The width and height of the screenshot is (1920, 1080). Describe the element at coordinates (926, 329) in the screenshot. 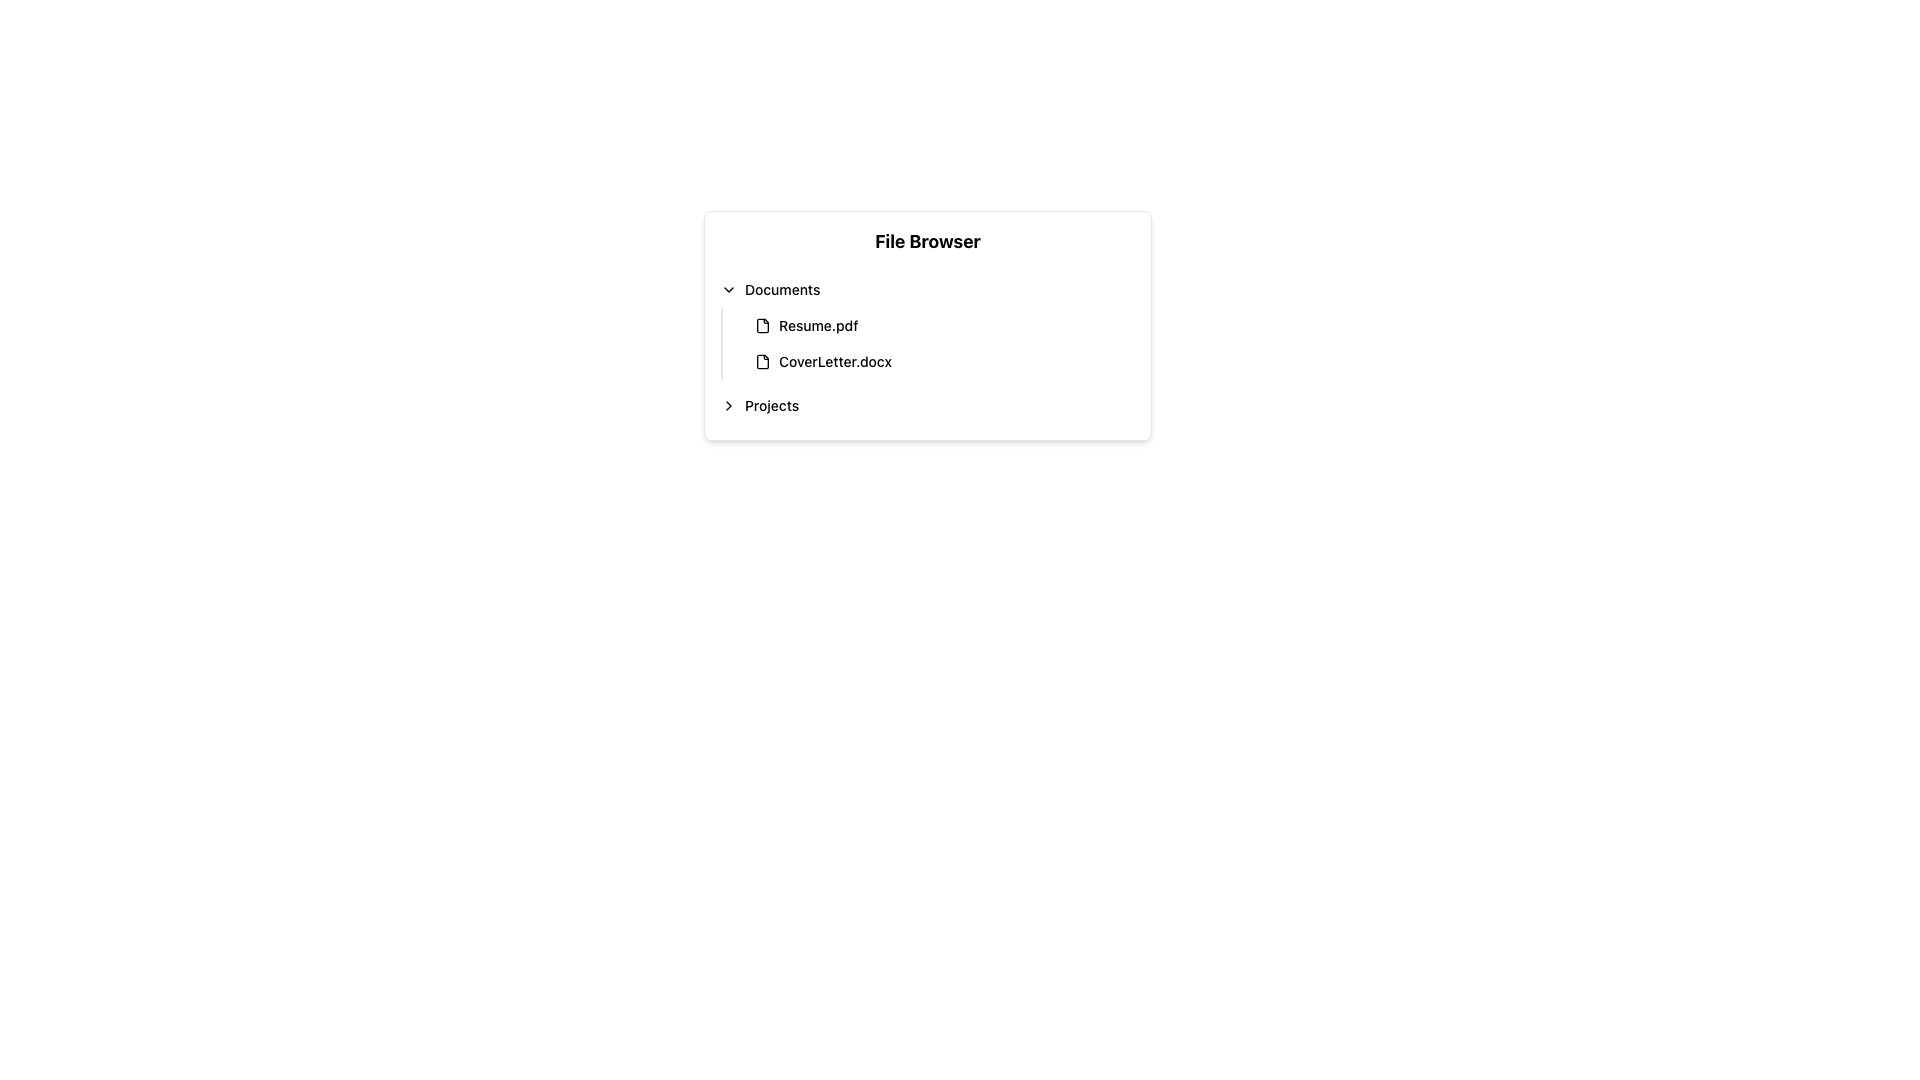

I see `the 'Resume.pdf' file item within the 'Documents' collapsible section, which is the first expanded node in the file browser layout` at that location.